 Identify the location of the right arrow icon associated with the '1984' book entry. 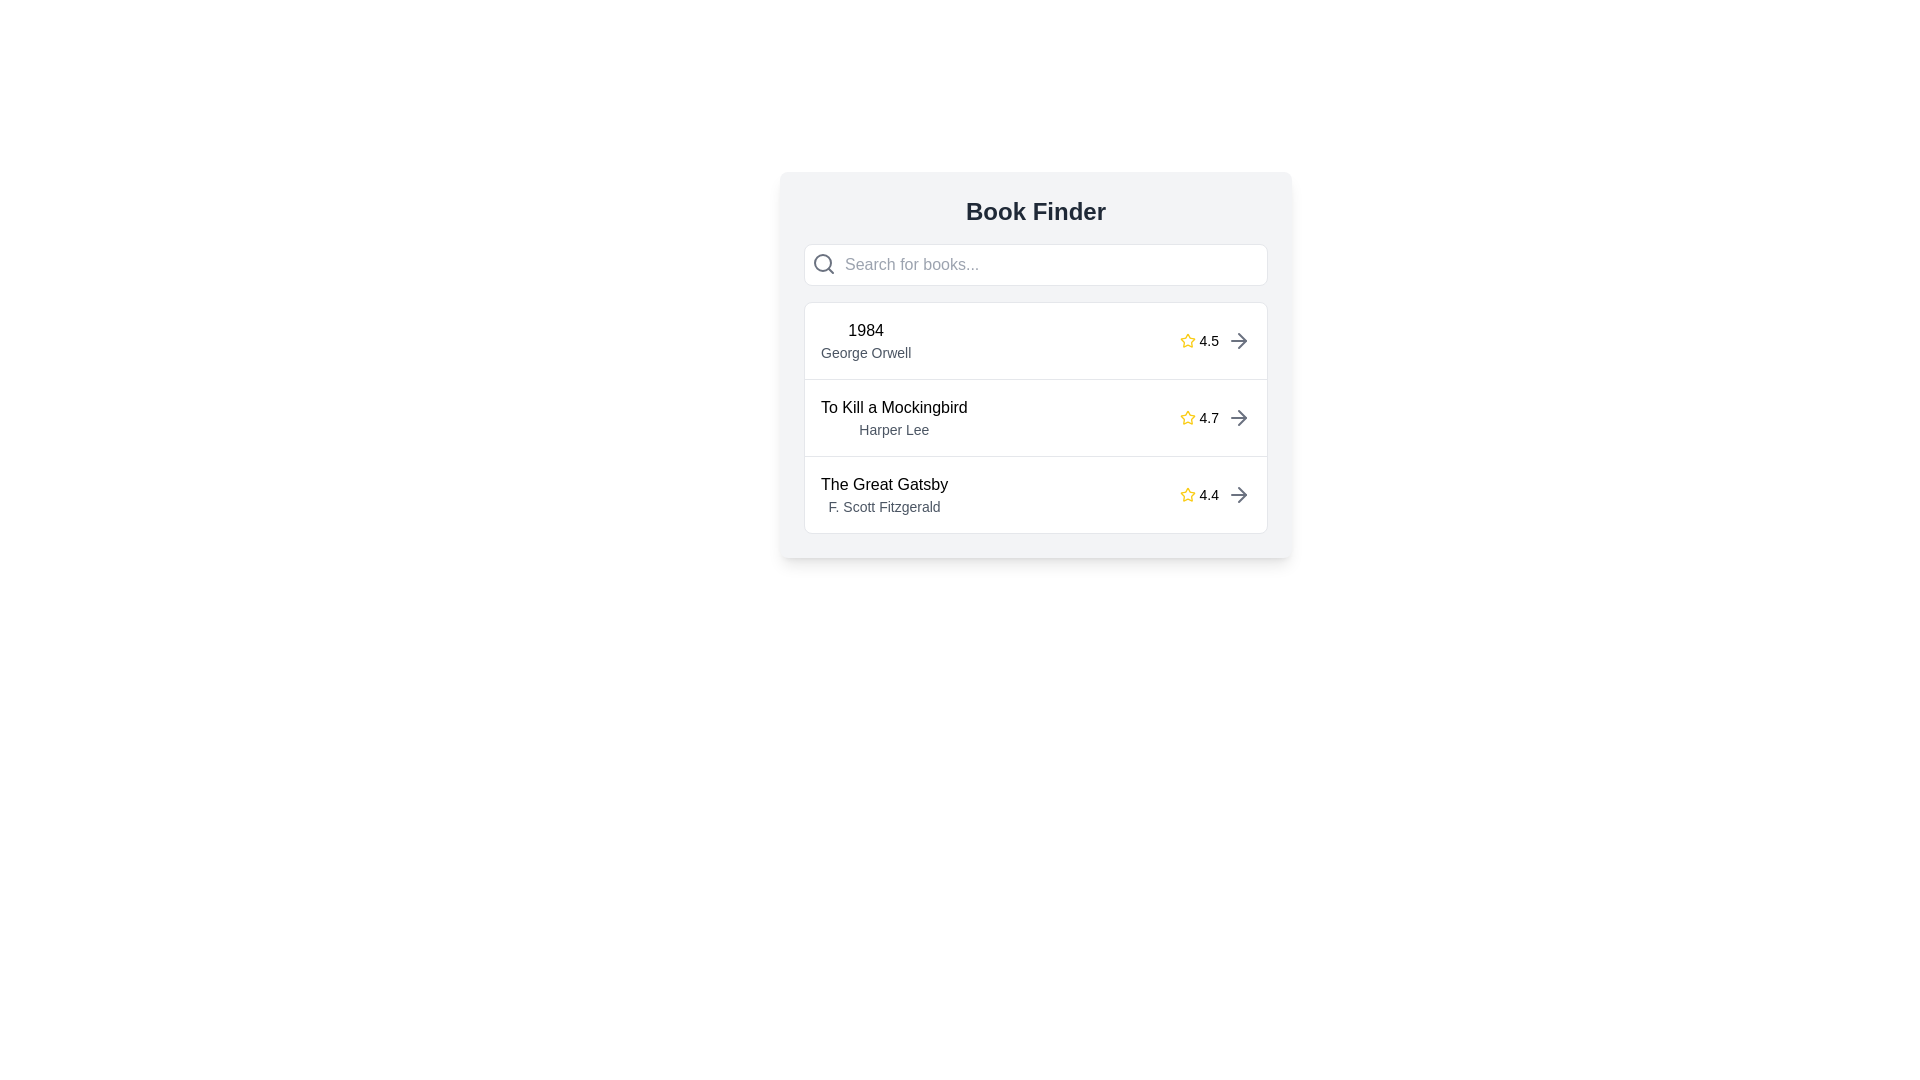
(1237, 339).